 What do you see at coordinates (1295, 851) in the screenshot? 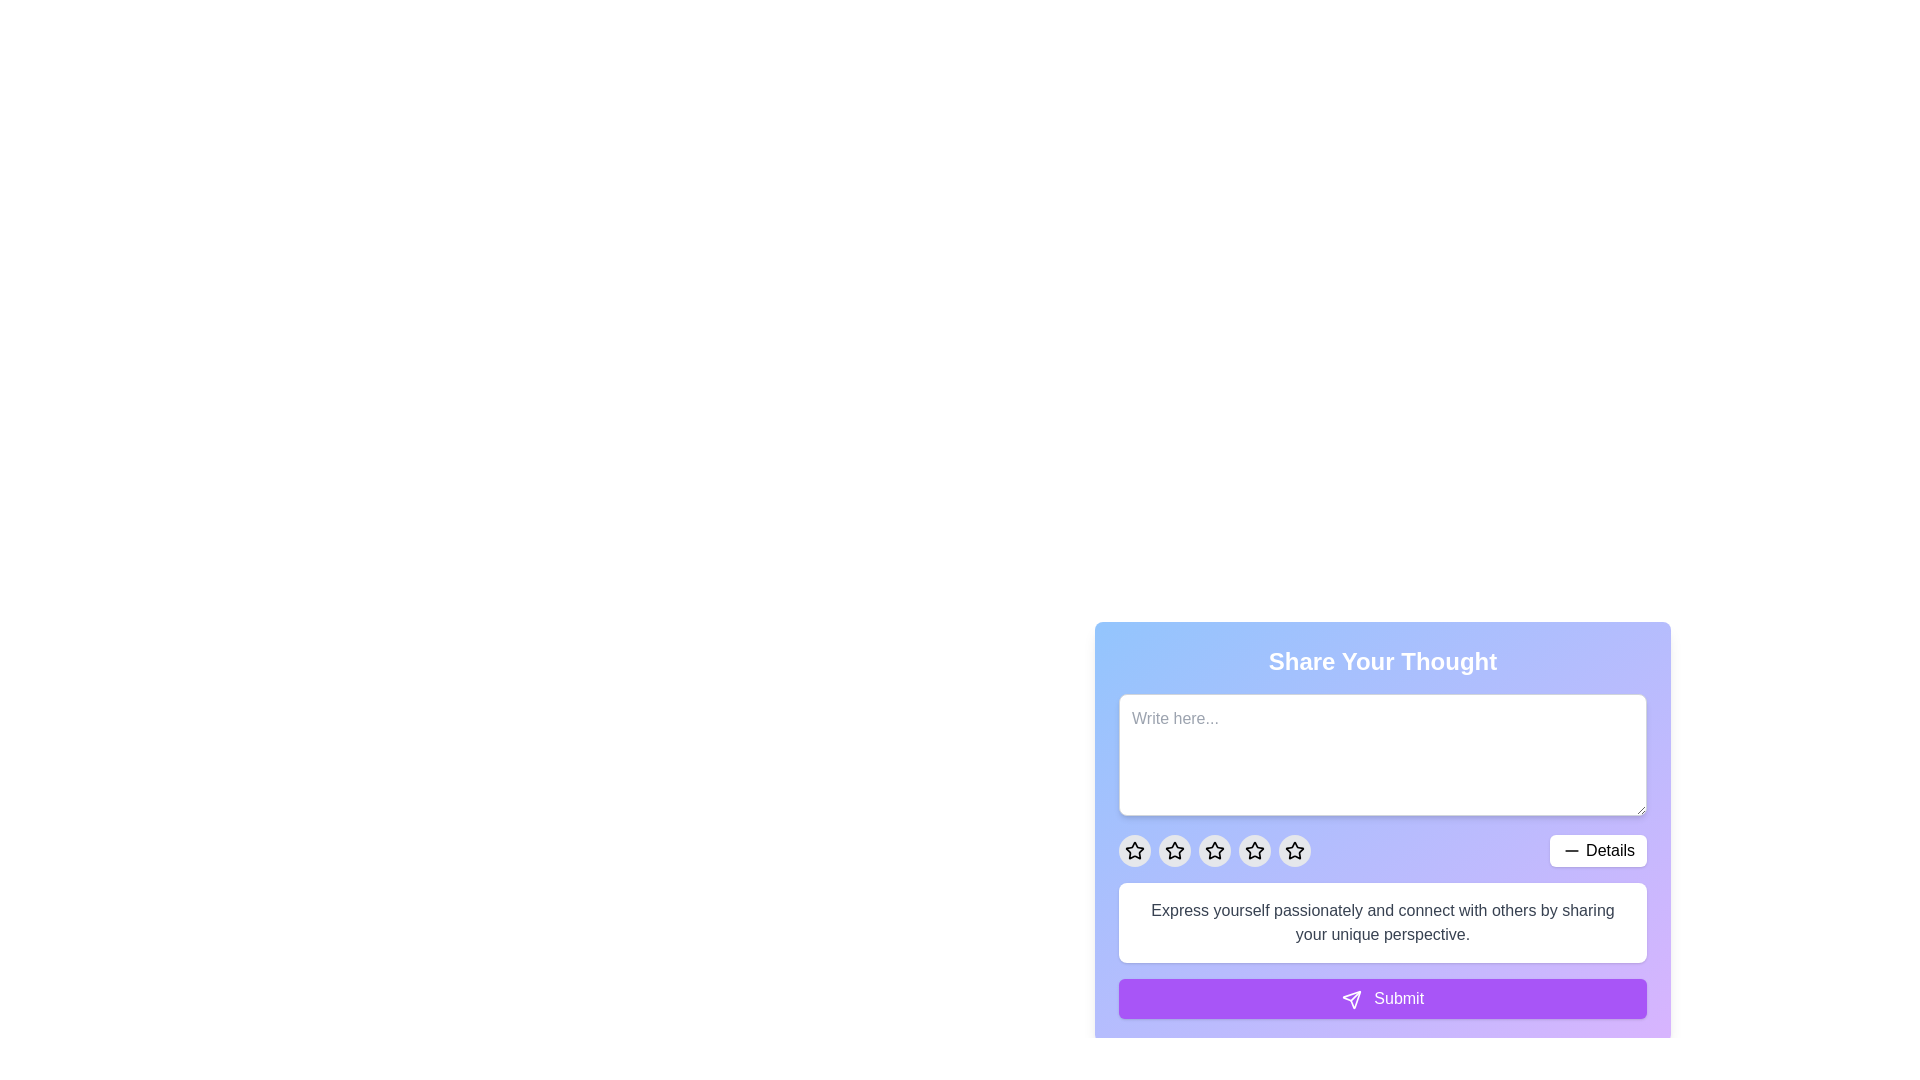
I see `another element` at bounding box center [1295, 851].